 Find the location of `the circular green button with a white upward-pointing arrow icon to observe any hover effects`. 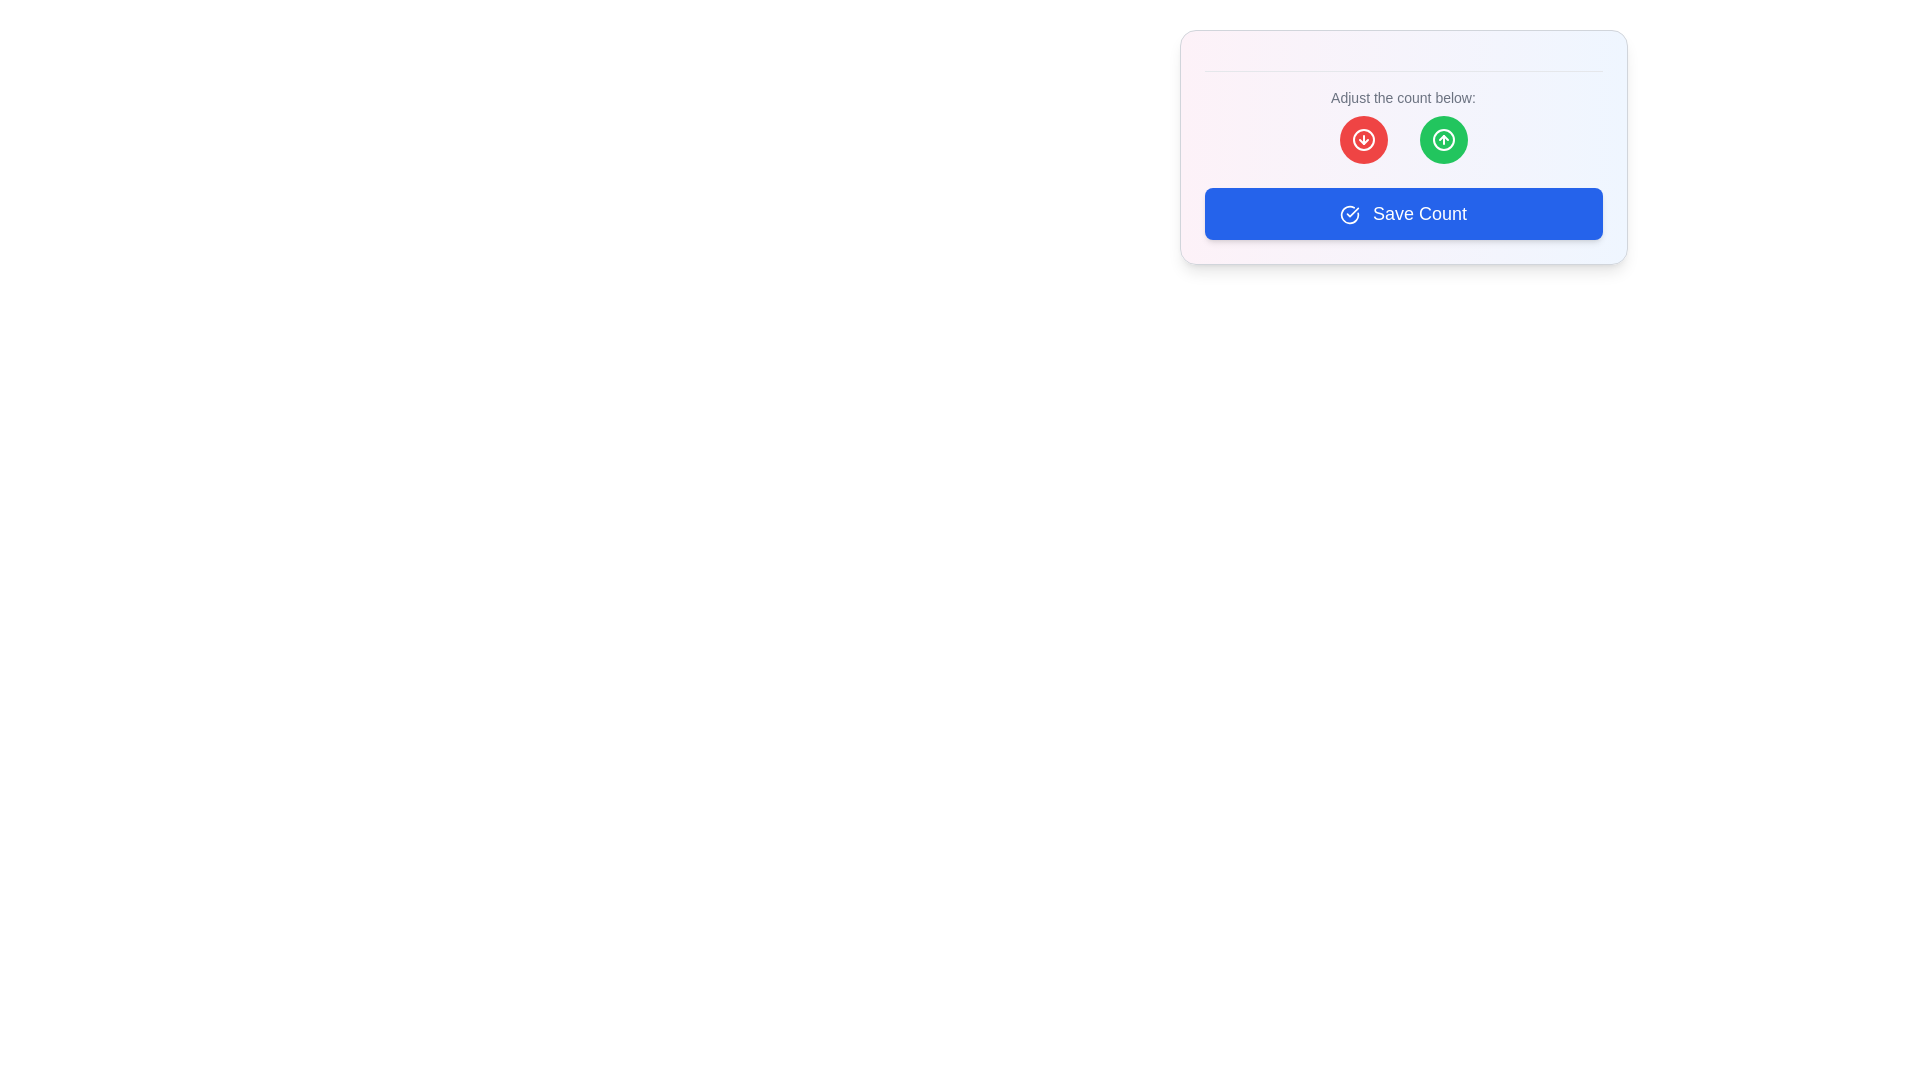

the circular green button with a white upward-pointing arrow icon to observe any hover effects is located at coordinates (1443, 138).